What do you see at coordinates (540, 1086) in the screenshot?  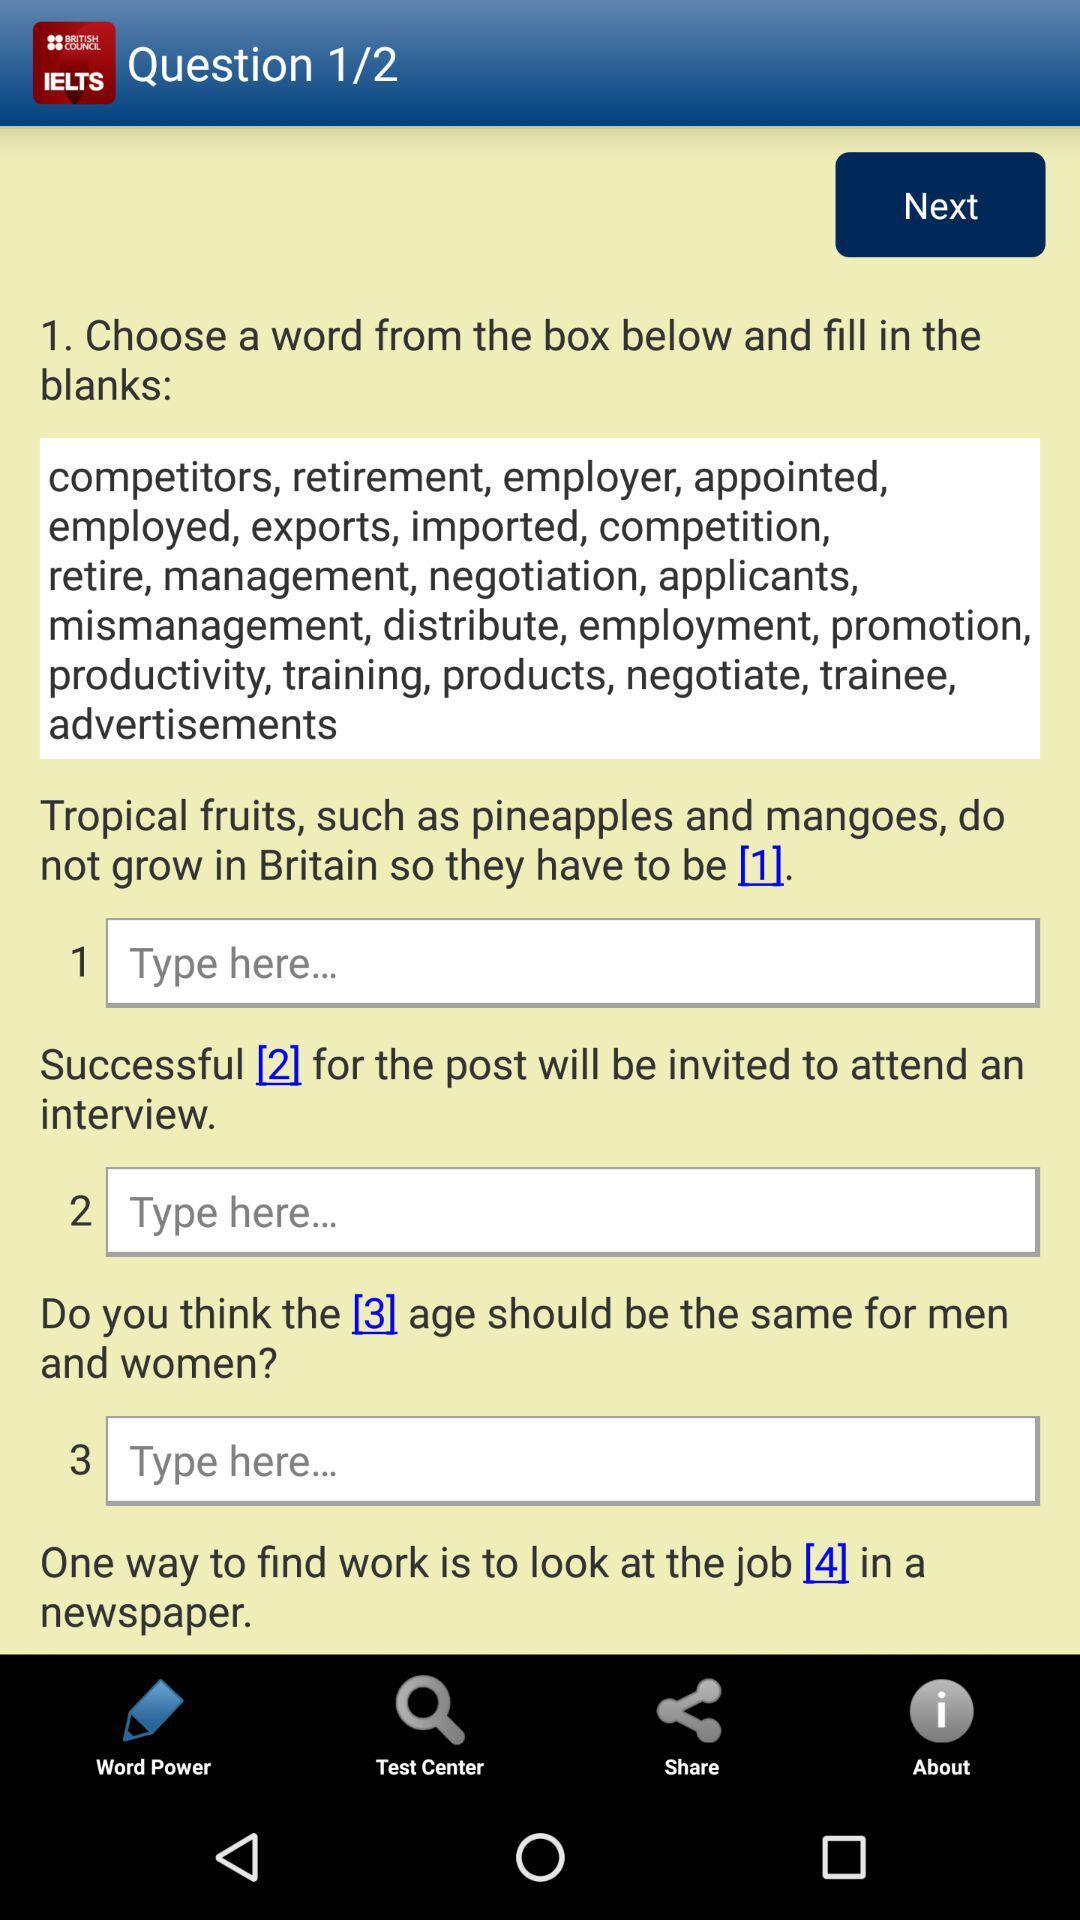 I see `successful 2 for item` at bounding box center [540, 1086].